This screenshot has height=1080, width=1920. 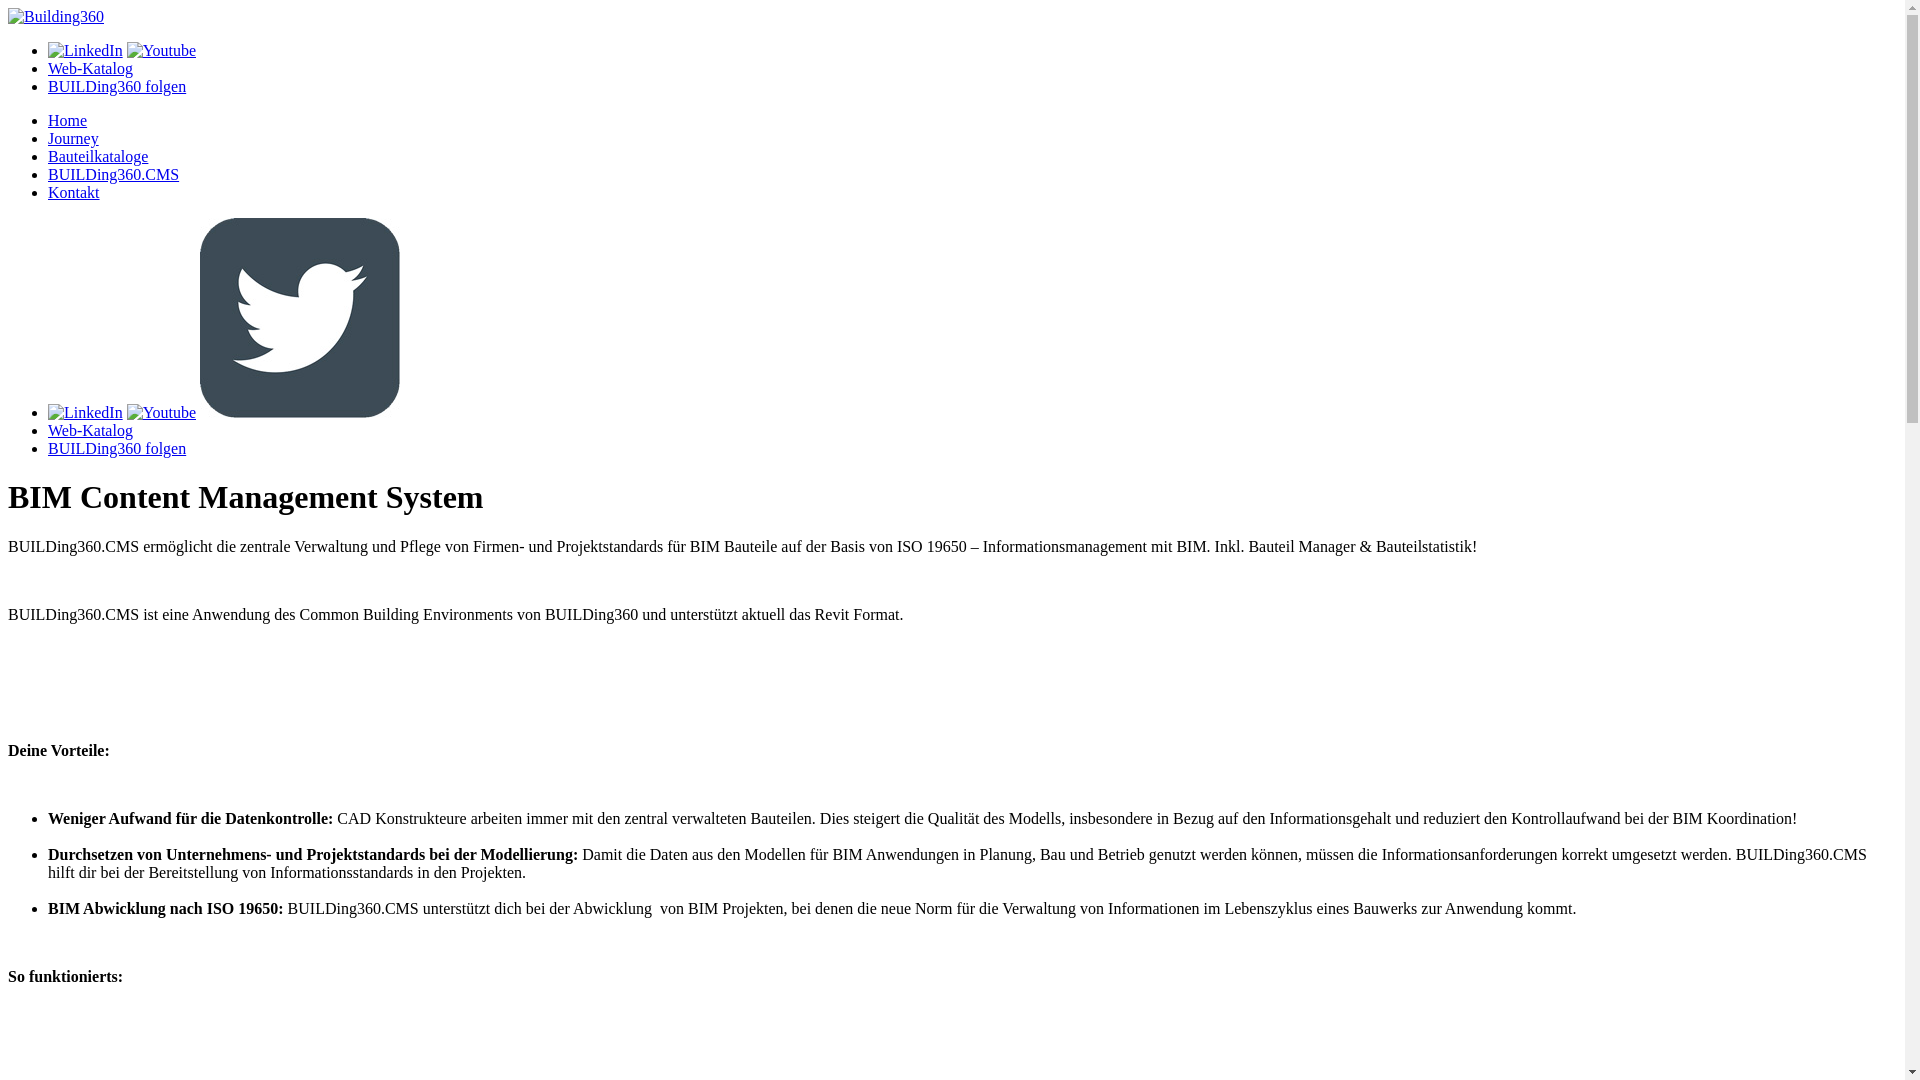 I want to click on 'Journey', so click(x=48, y=137).